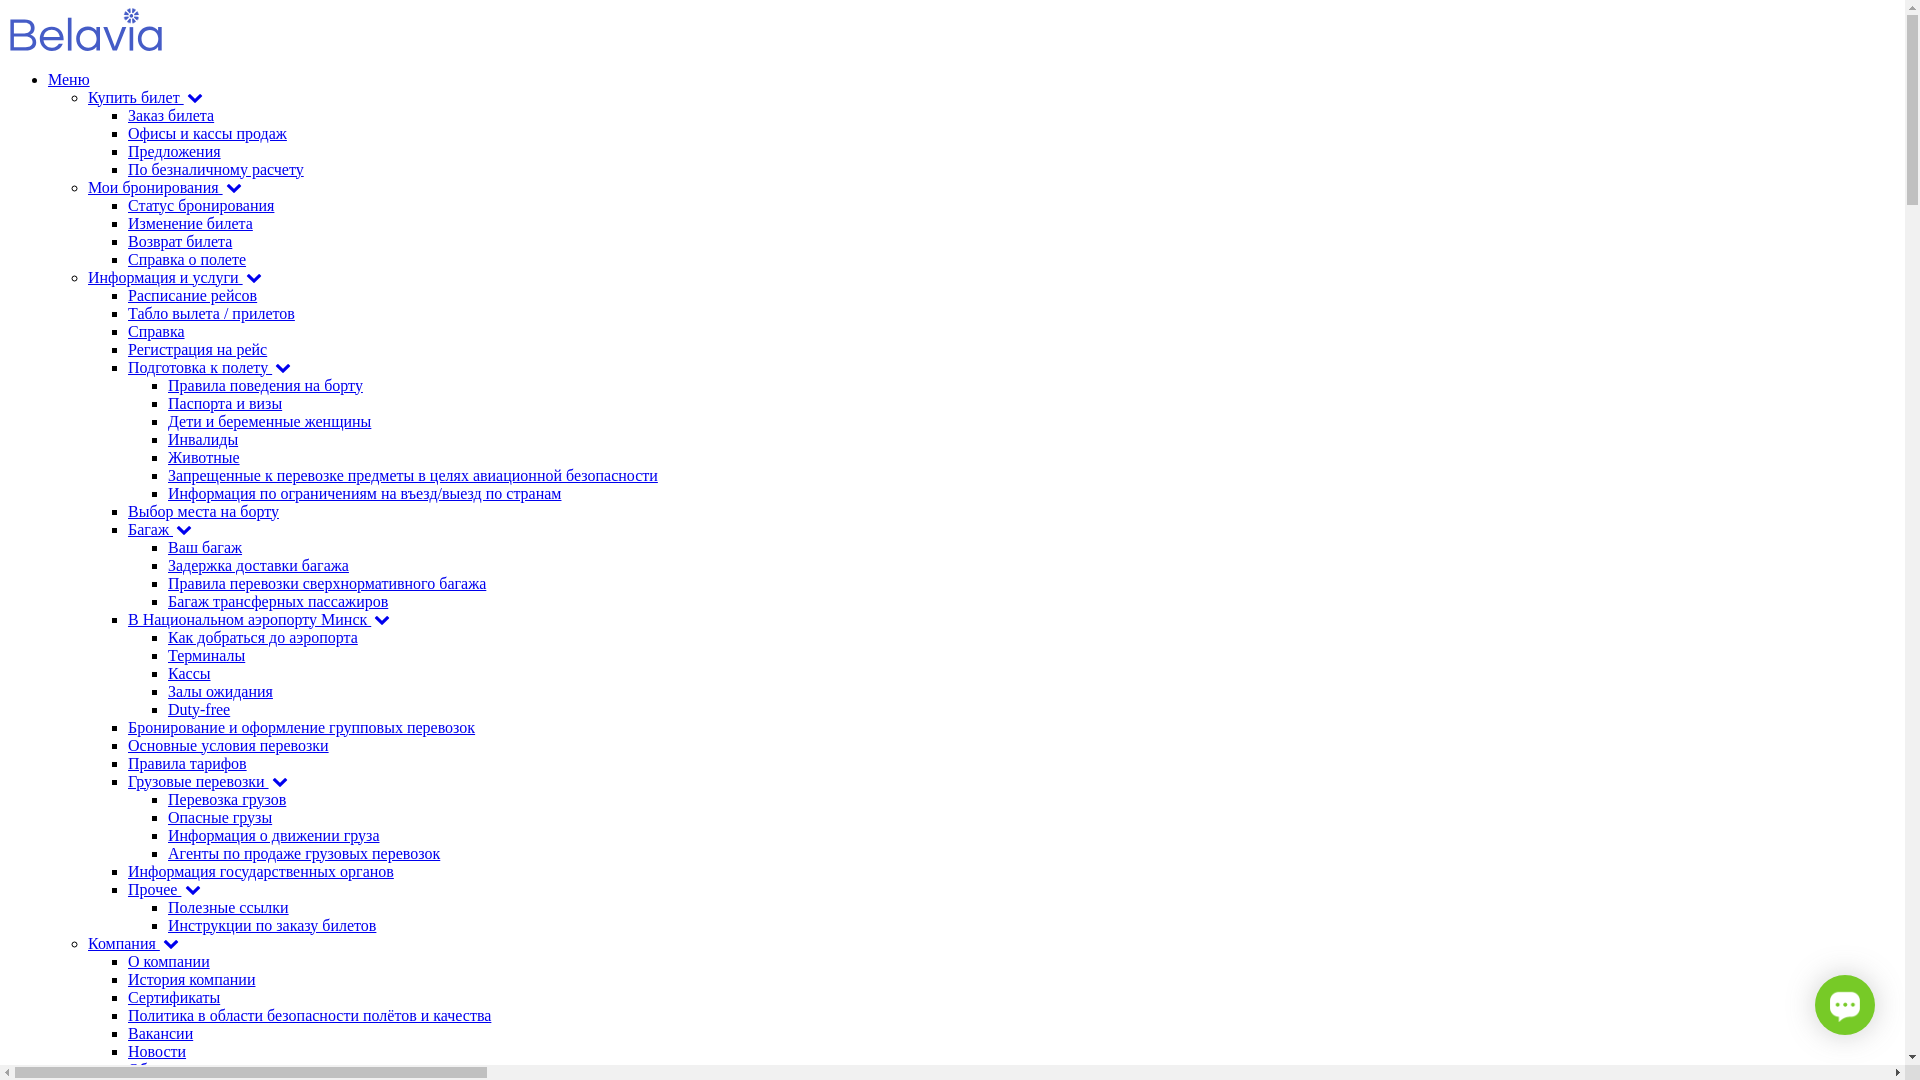 The image size is (1920, 1080). Describe the element at coordinates (198, 707) in the screenshot. I see `'Duty-free'` at that location.